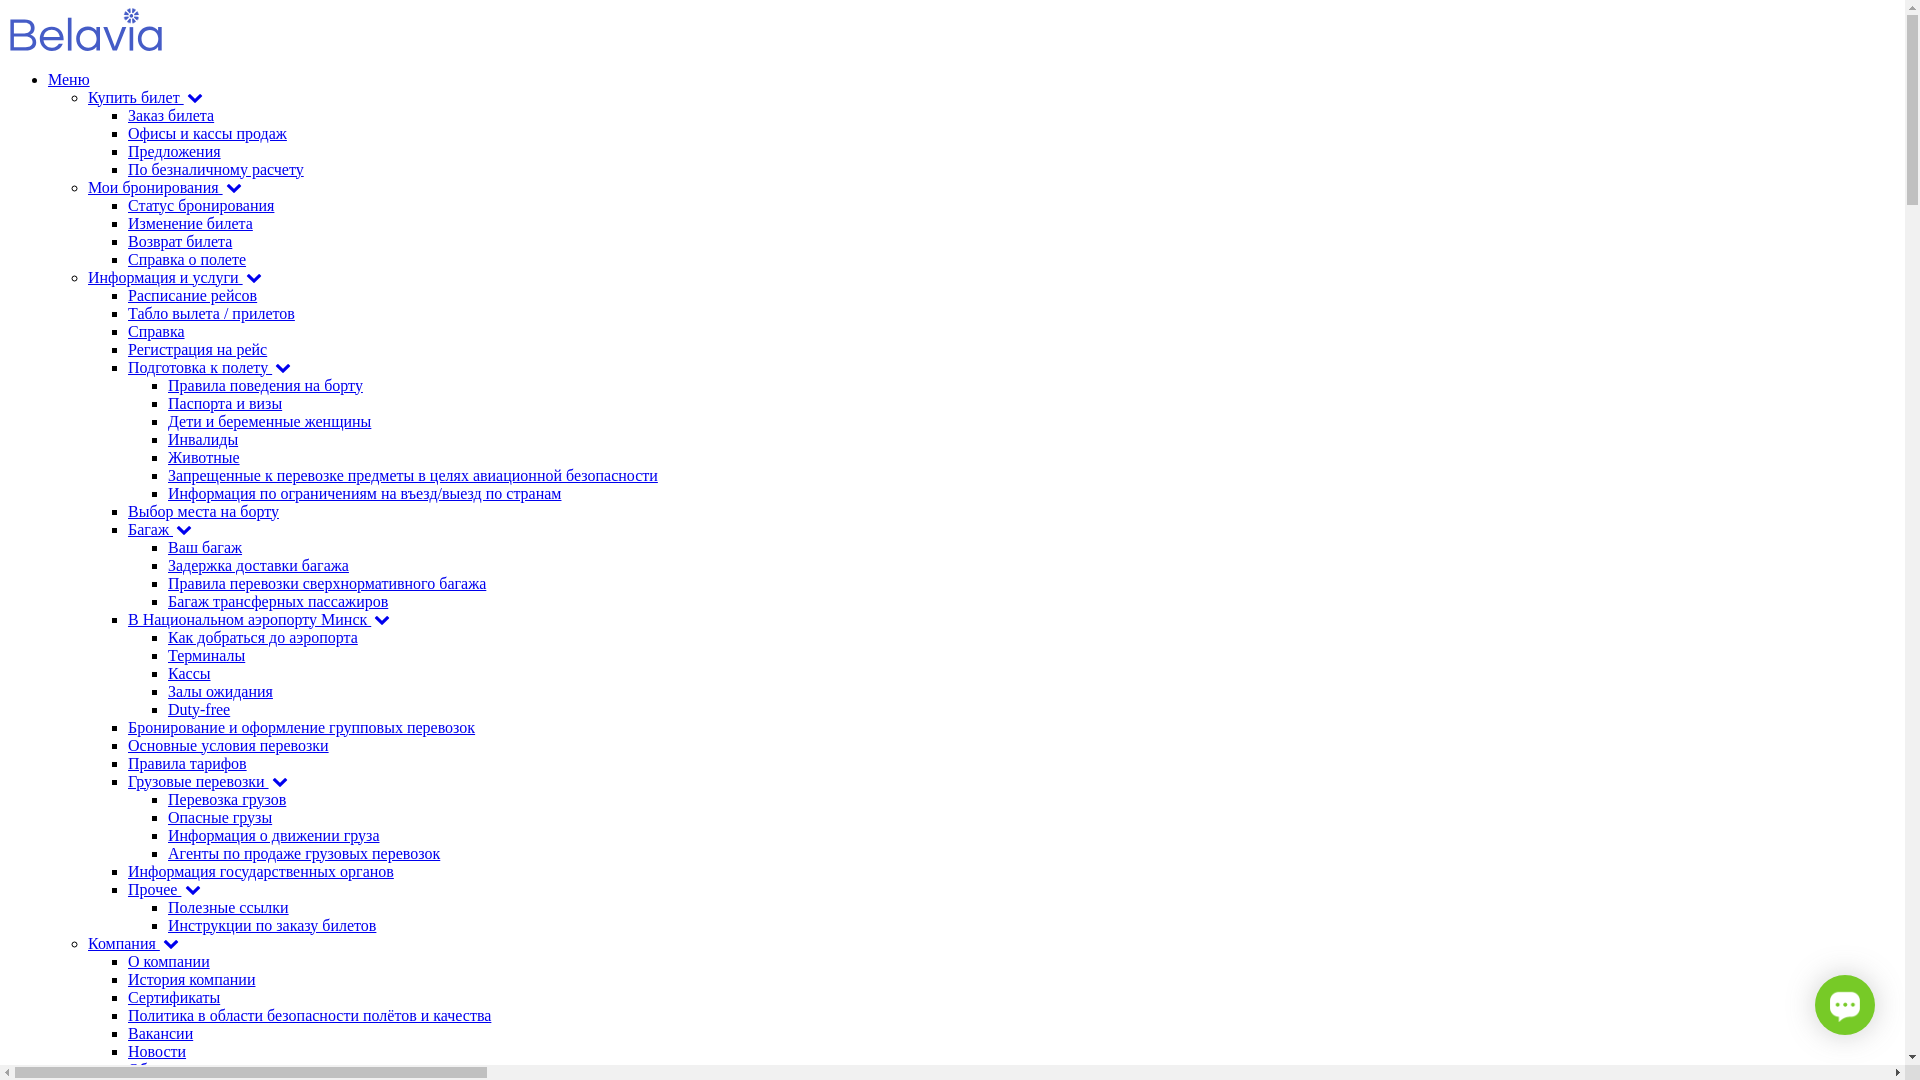 The image size is (1920, 1080). Describe the element at coordinates (198, 707) in the screenshot. I see `'Duty-free'` at that location.